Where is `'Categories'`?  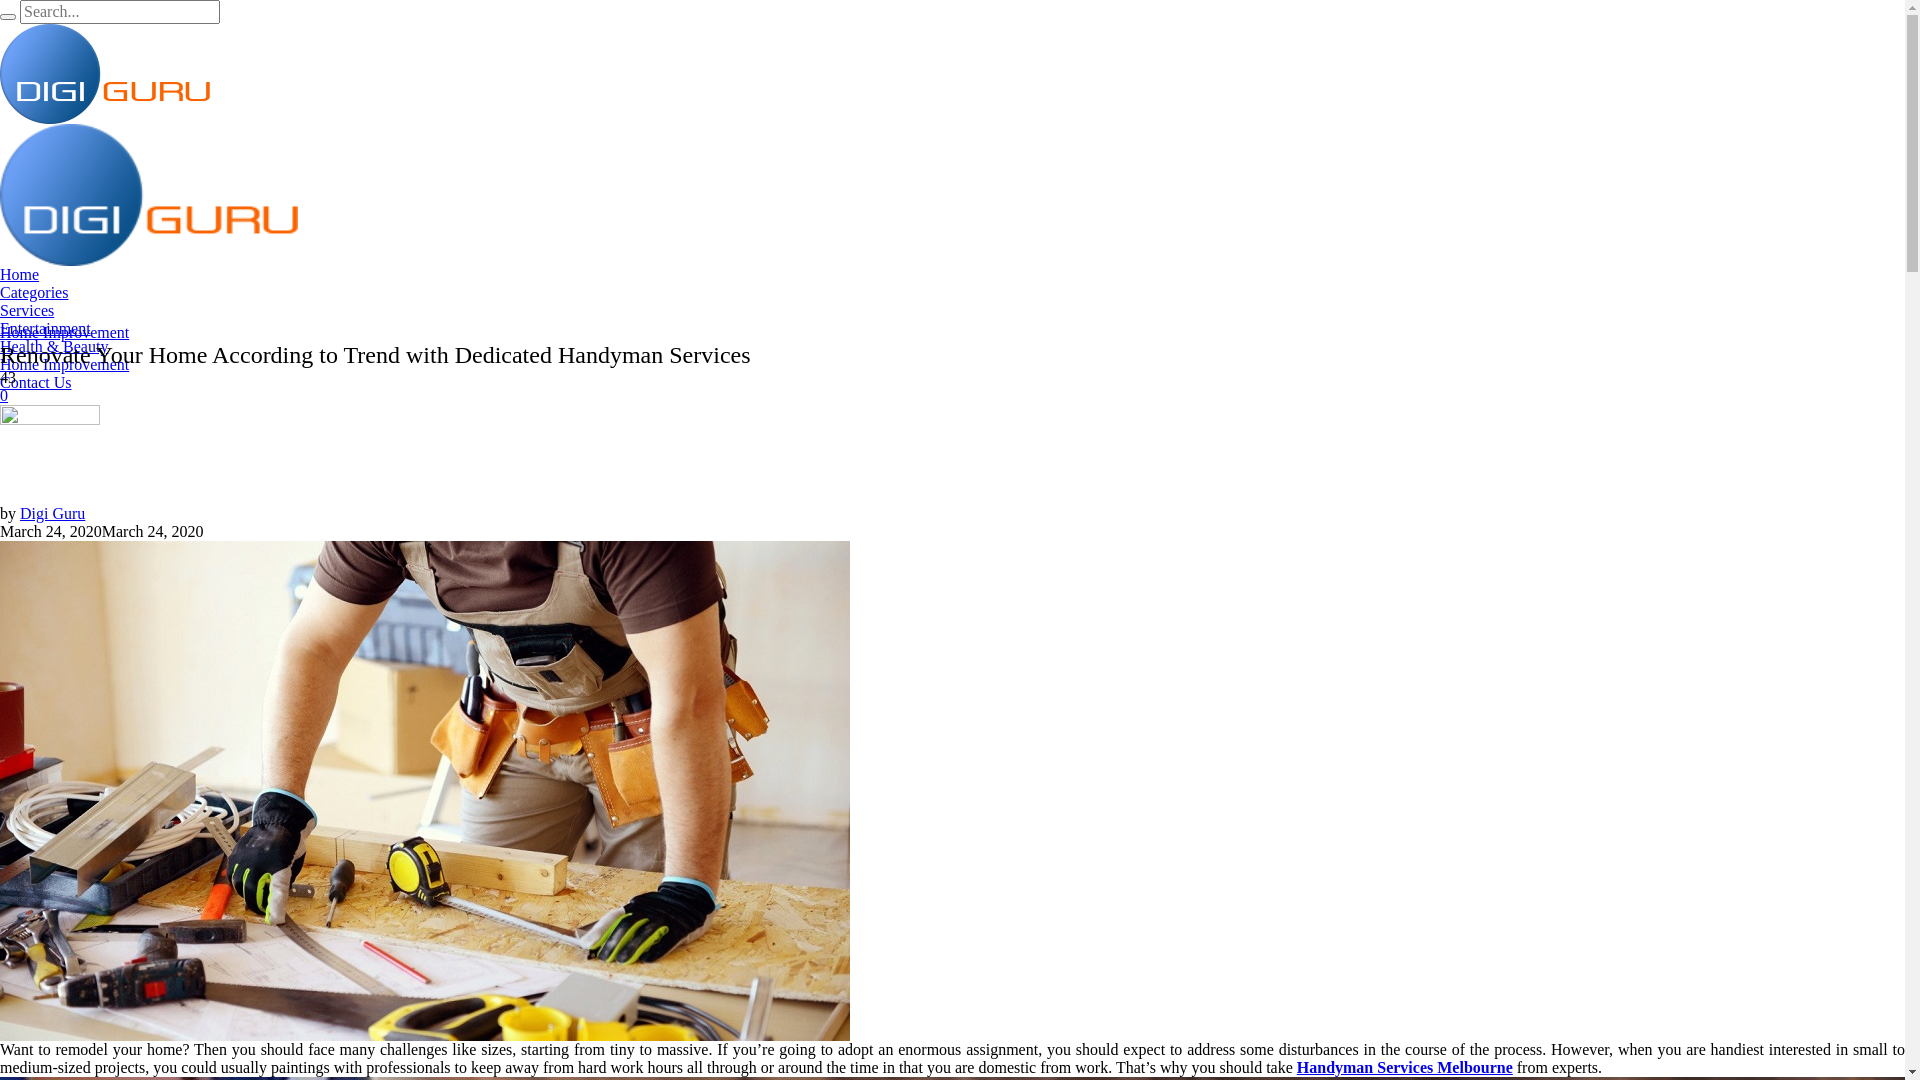
'Categories' is located at coordinates (33, 292).